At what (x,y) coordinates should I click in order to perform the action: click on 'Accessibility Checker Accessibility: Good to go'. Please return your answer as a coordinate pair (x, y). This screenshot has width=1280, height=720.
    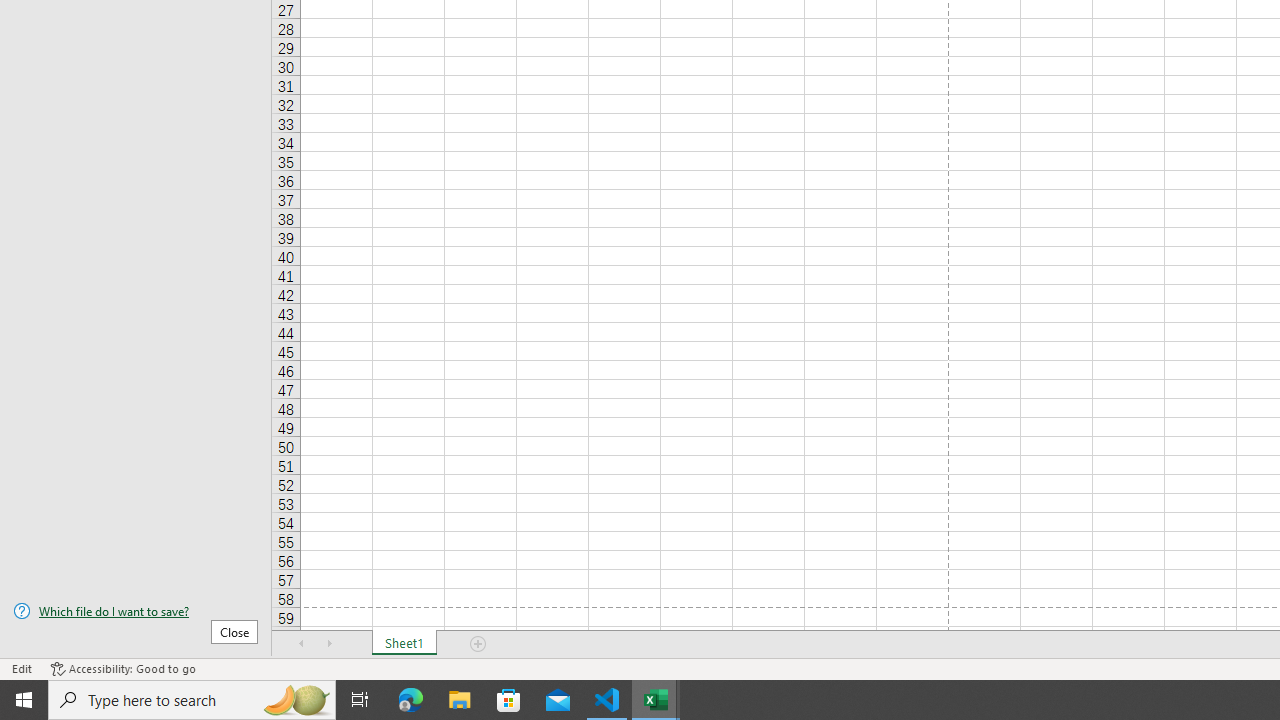
    Looking at the image, I should click on (122, 669).